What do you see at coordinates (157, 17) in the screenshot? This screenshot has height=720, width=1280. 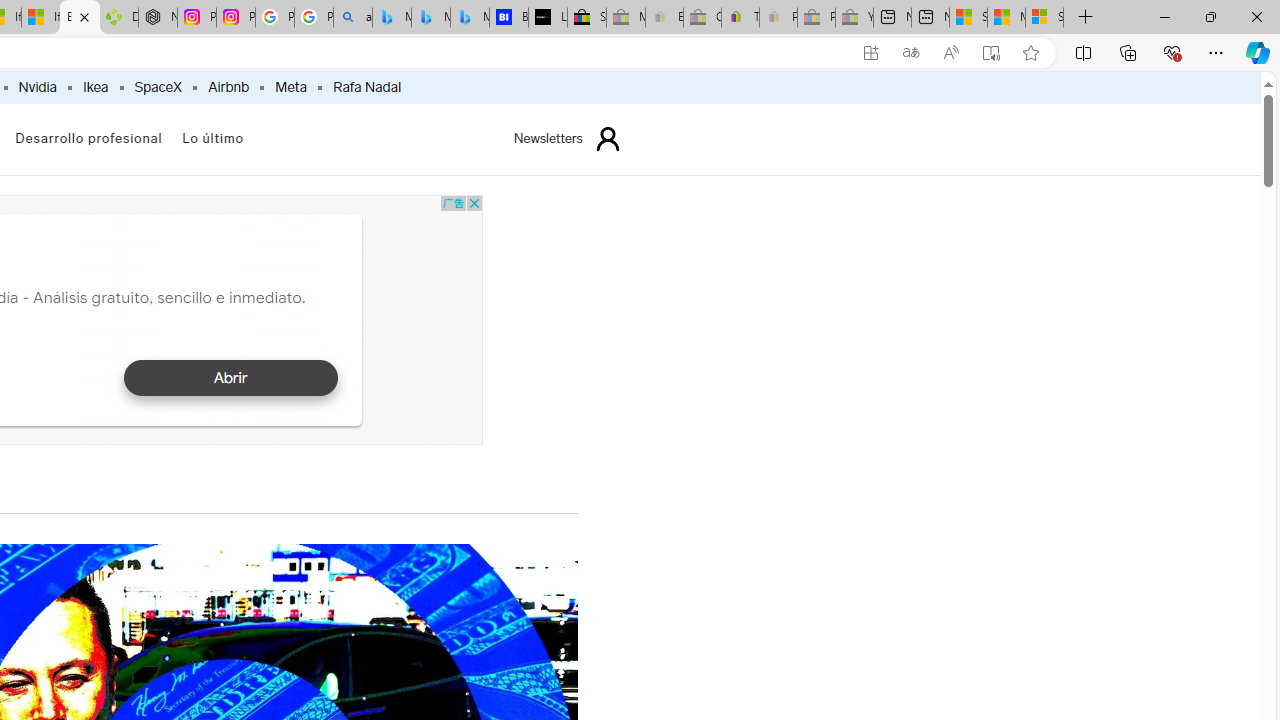 I see `'Nordace - Nordace Edin Collection'` at bounding box center [157, 17].